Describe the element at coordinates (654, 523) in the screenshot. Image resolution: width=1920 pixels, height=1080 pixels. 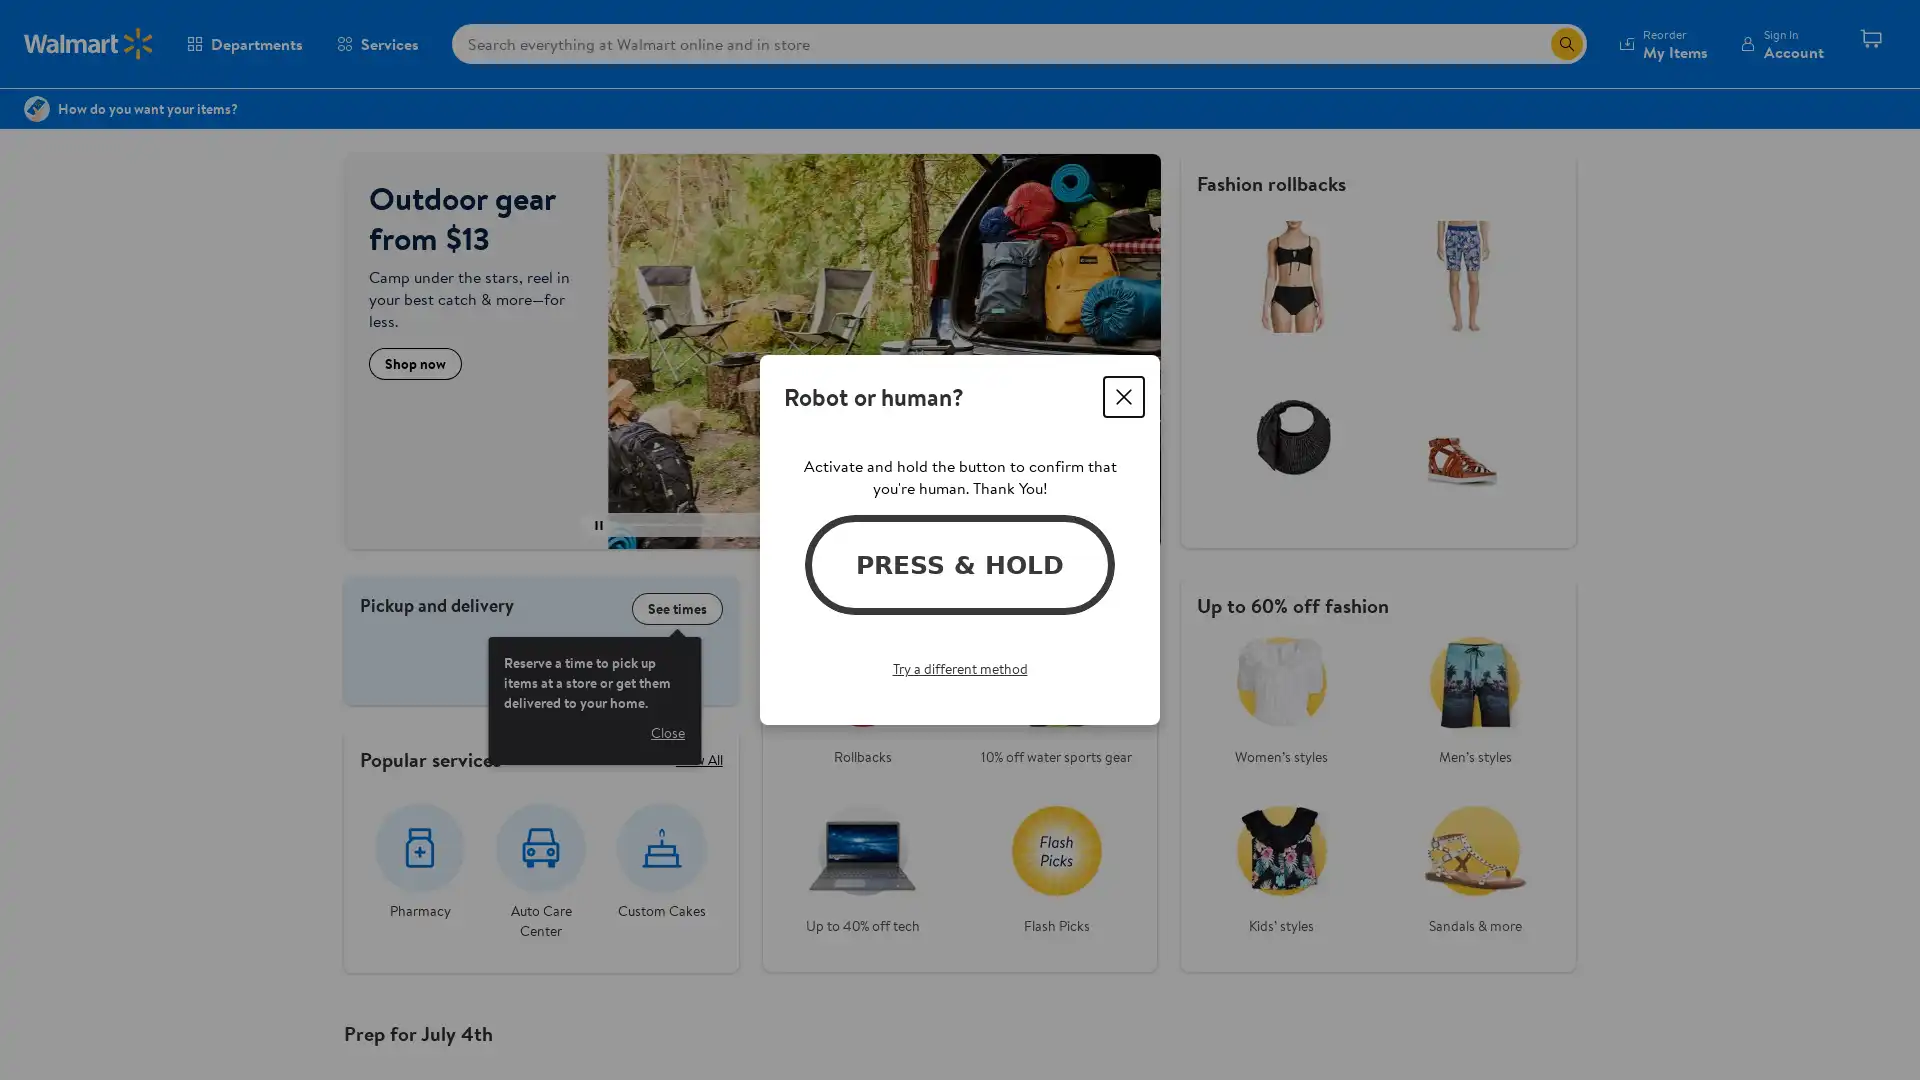
I see `Previous carousel slide` at that location.